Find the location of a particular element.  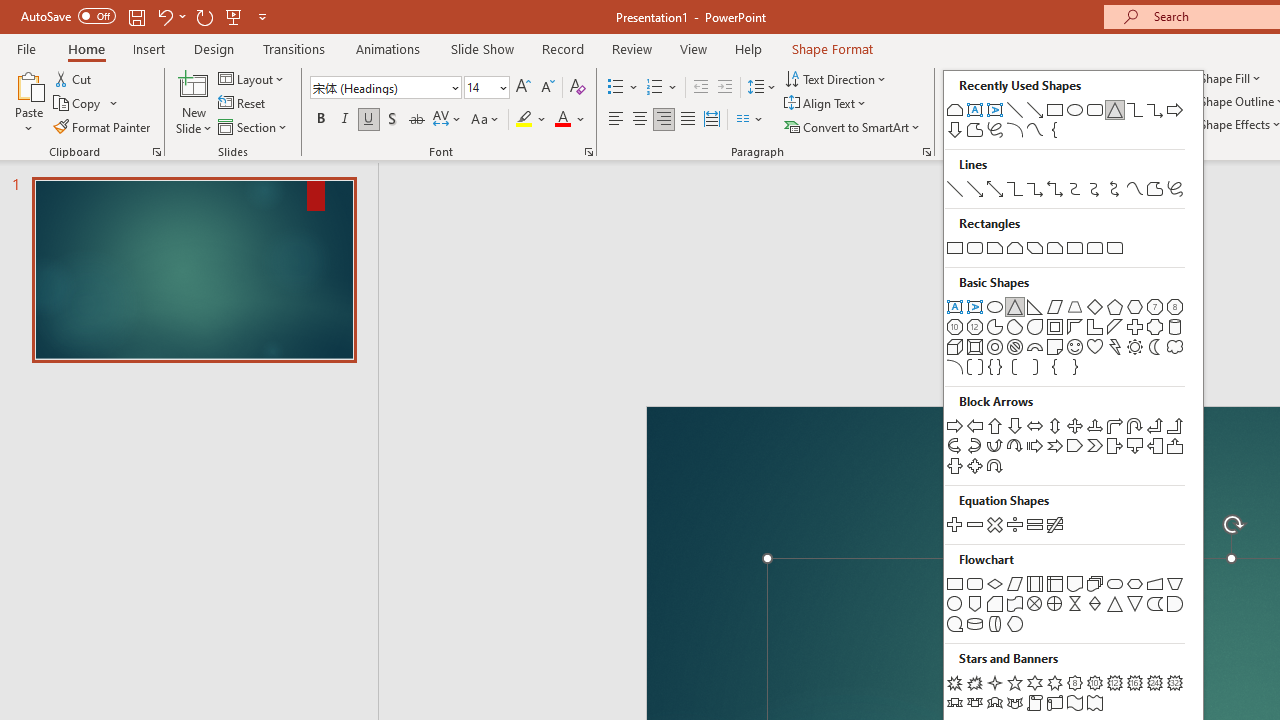

'Text Direction' is located at coordinates (837, 78).